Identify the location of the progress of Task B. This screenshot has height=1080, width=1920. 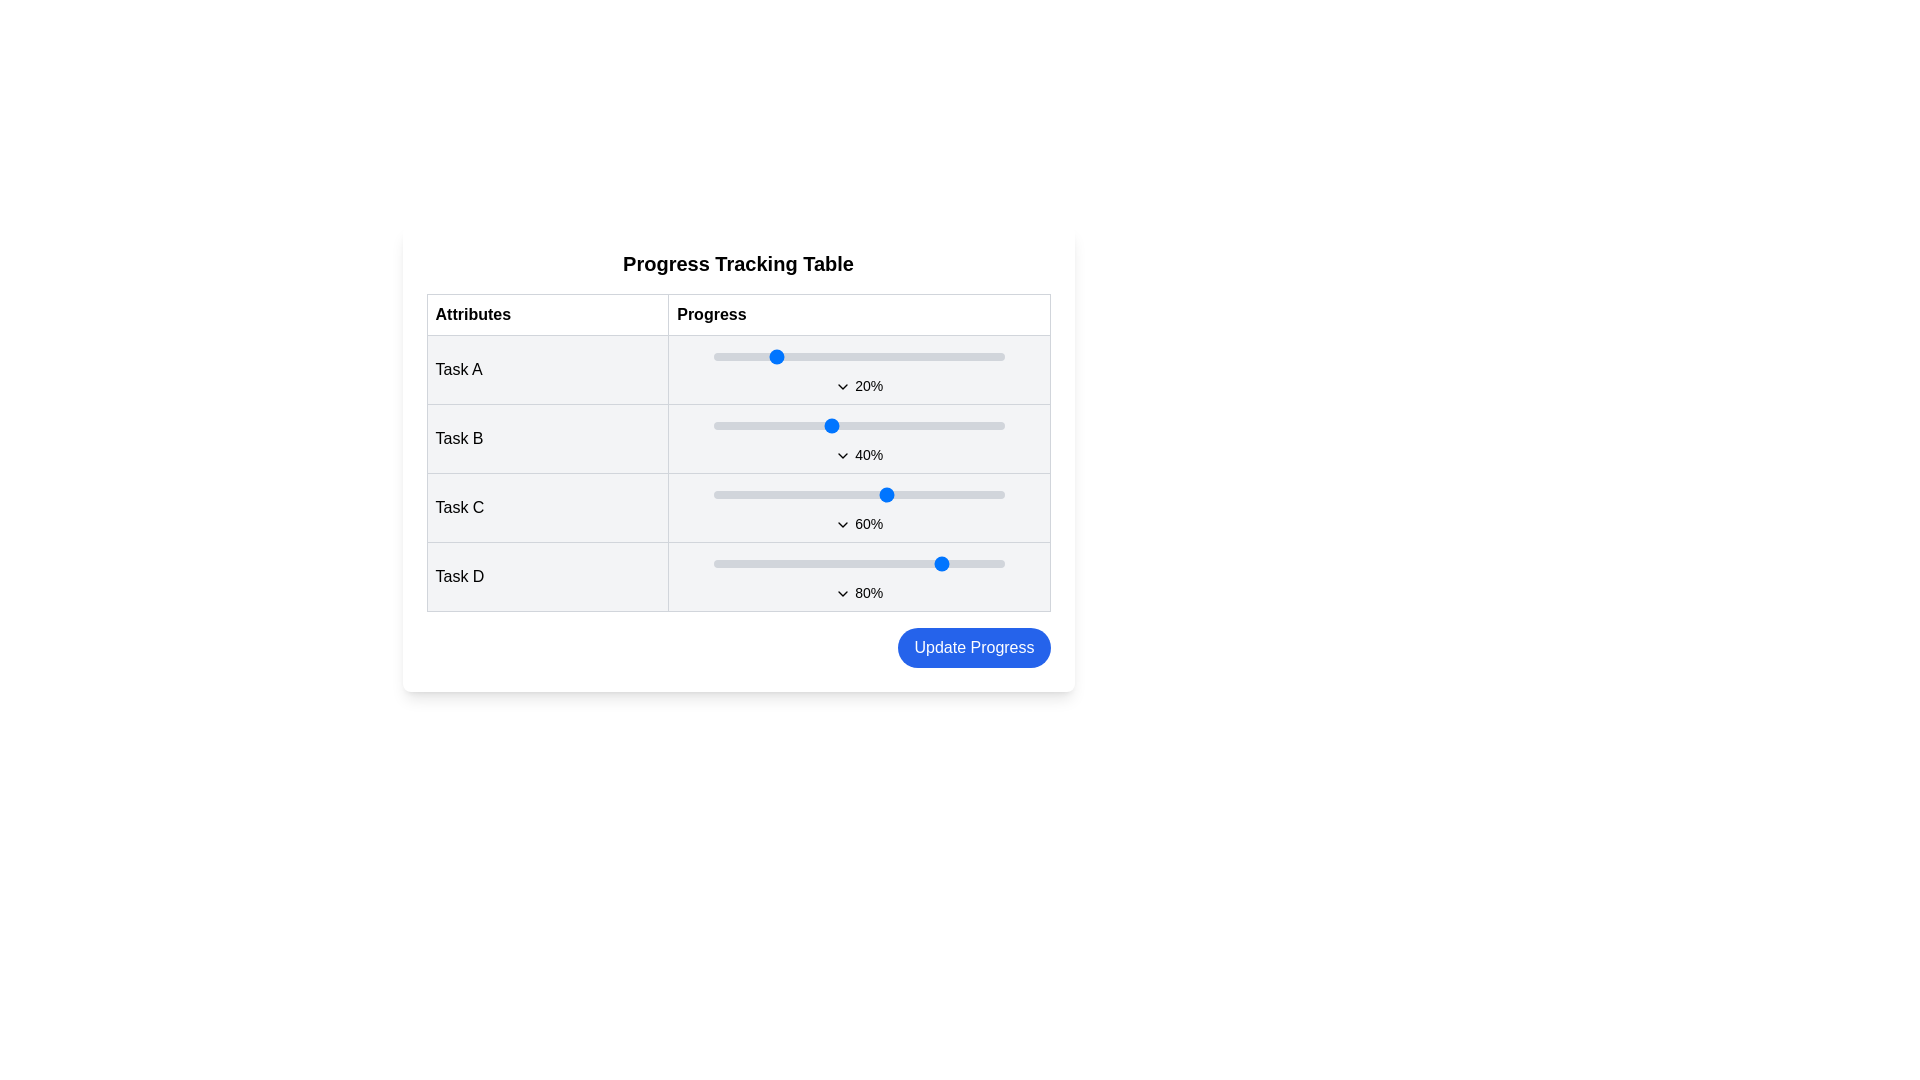
(839, 424).